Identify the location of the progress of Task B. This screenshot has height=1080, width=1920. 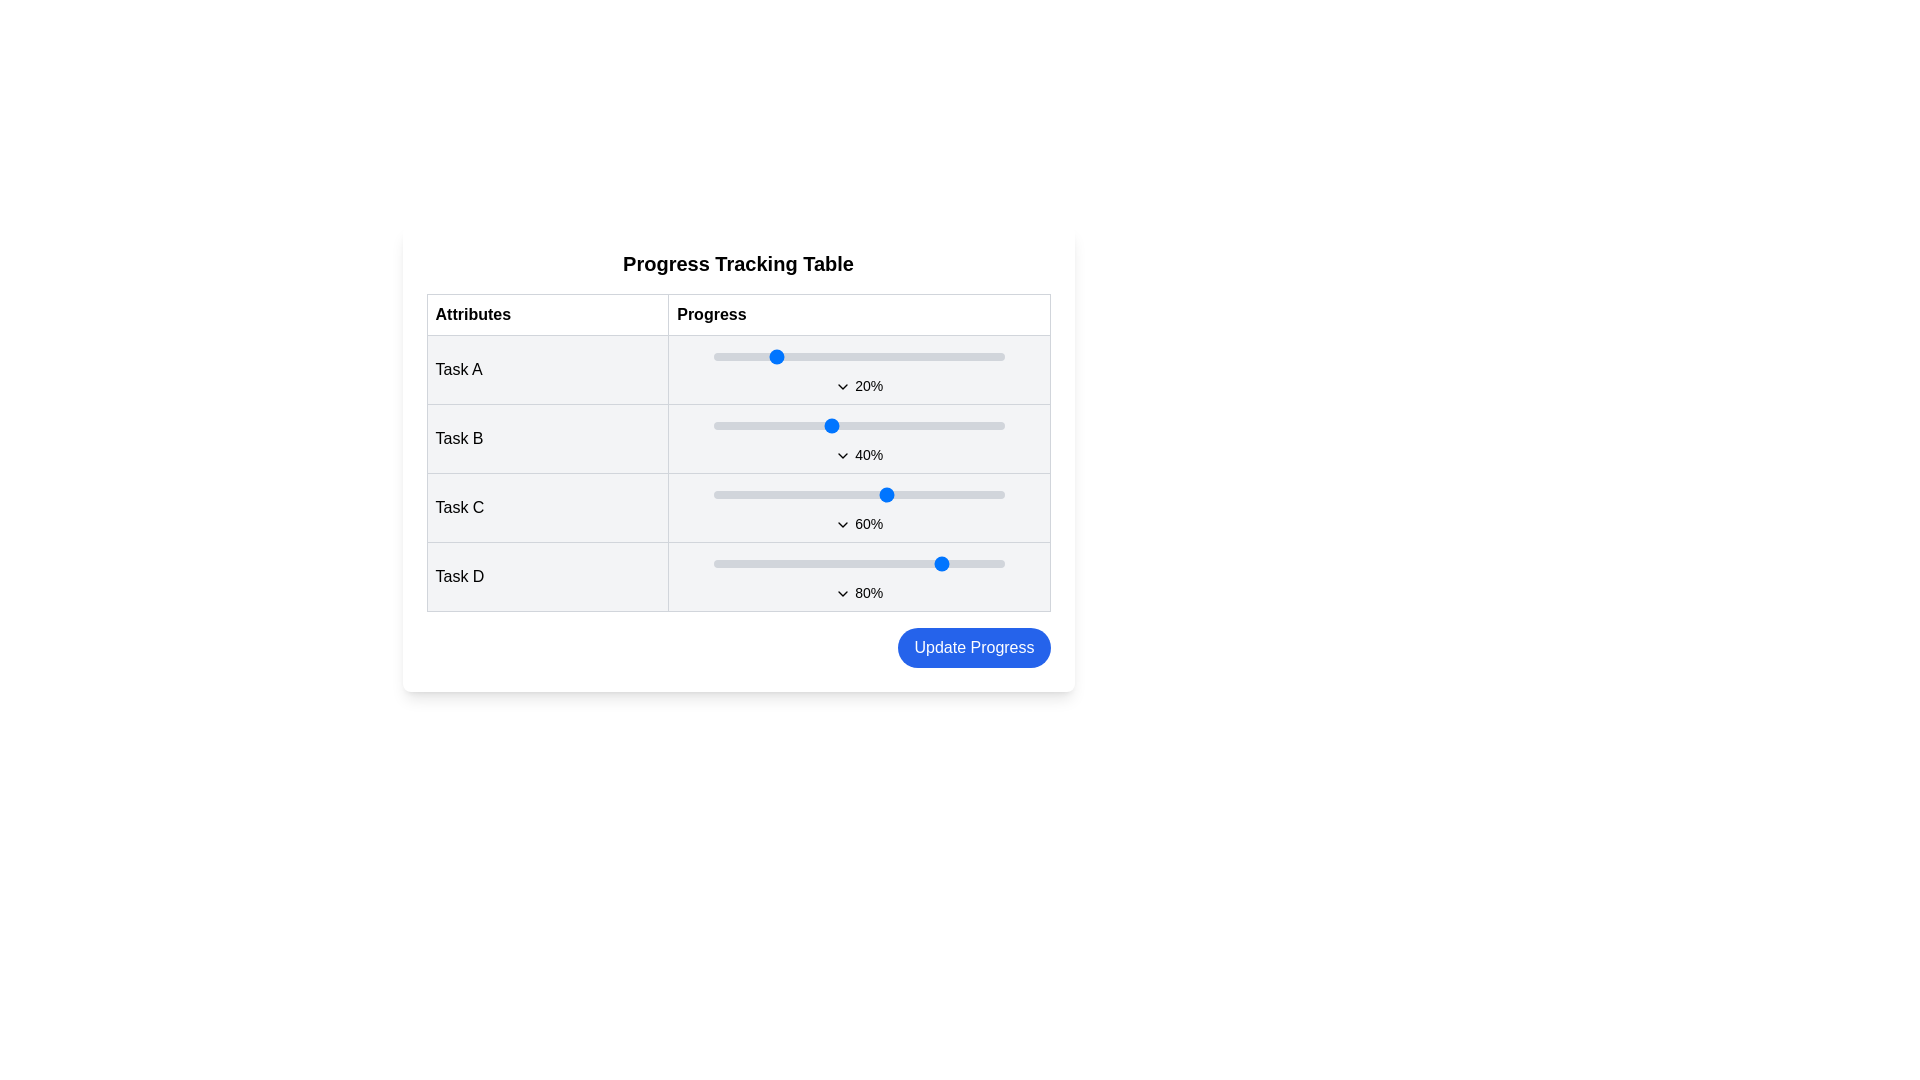
(839, 424).